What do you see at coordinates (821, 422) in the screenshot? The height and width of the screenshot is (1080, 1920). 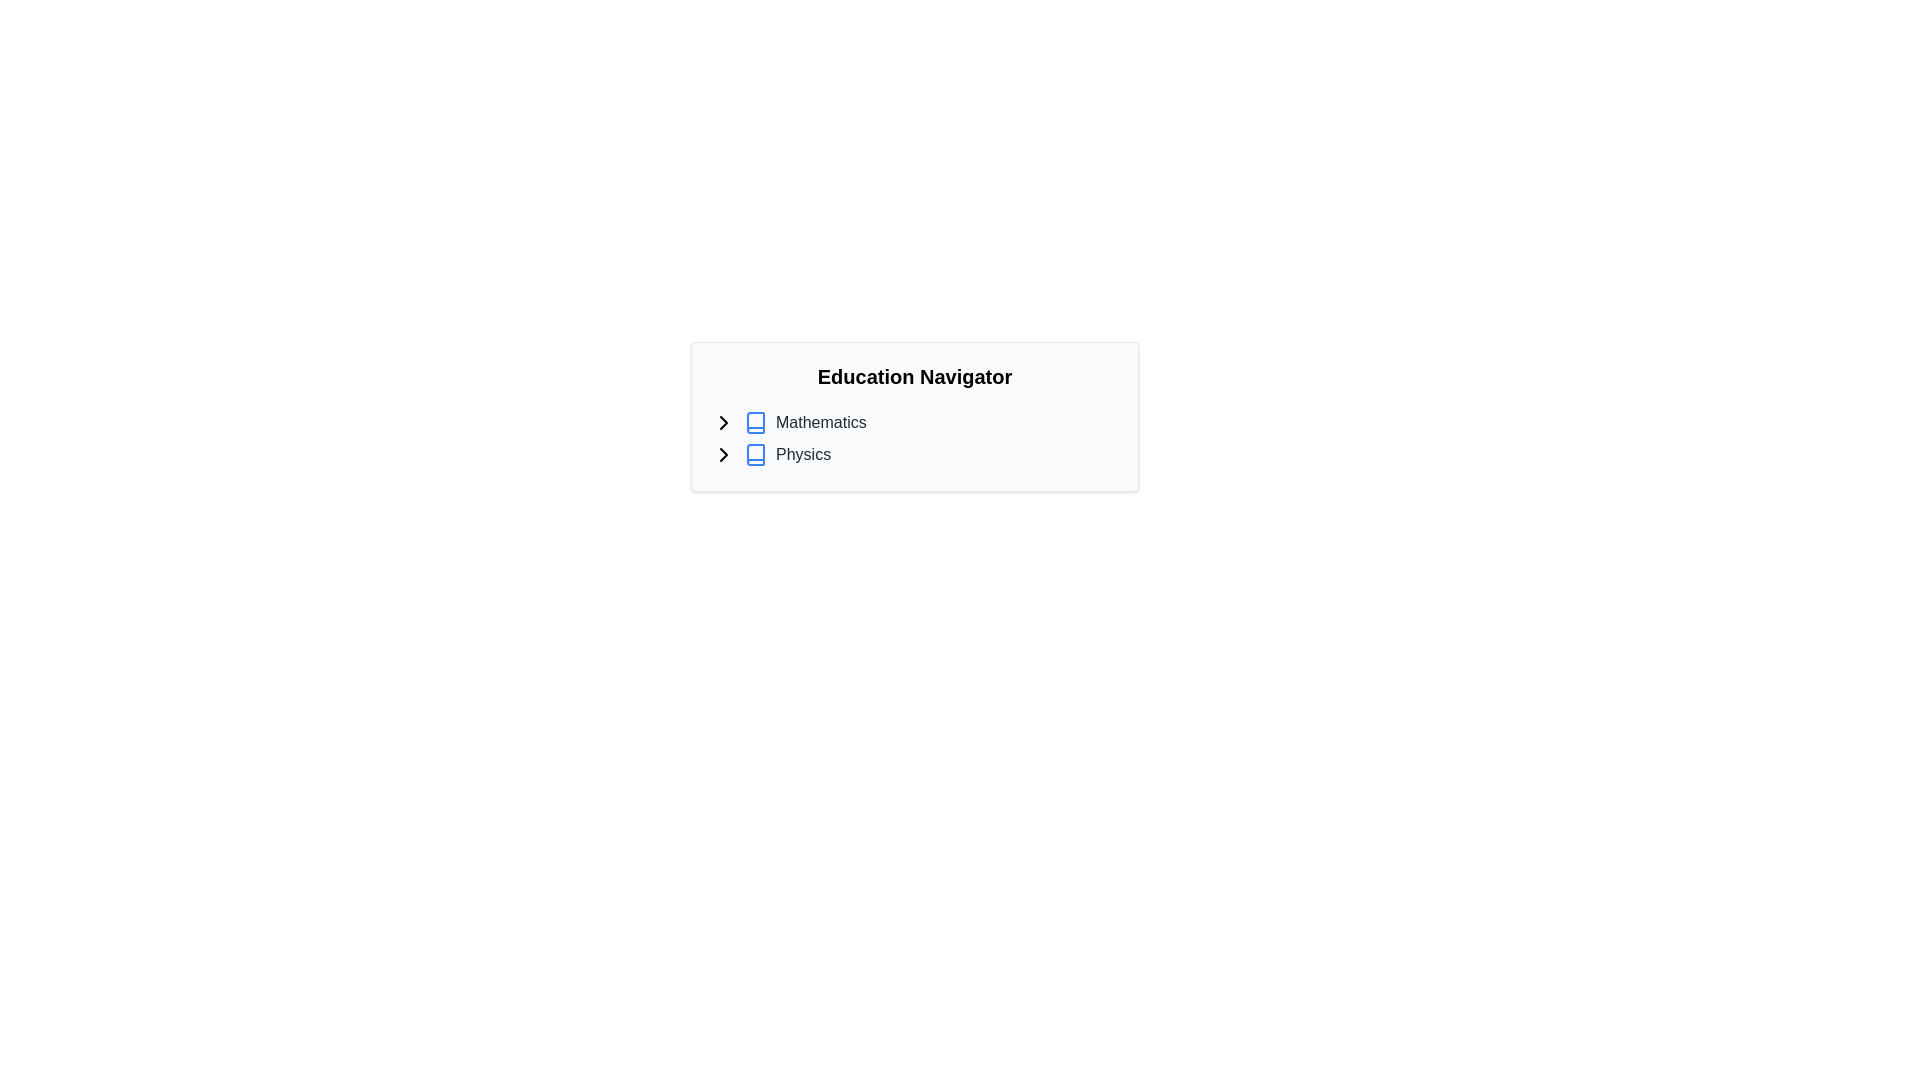 I see `text label displaying 'Mathematics' in the navigation panel, located to the right of the blue book icon` at bounding box center [821, 422].